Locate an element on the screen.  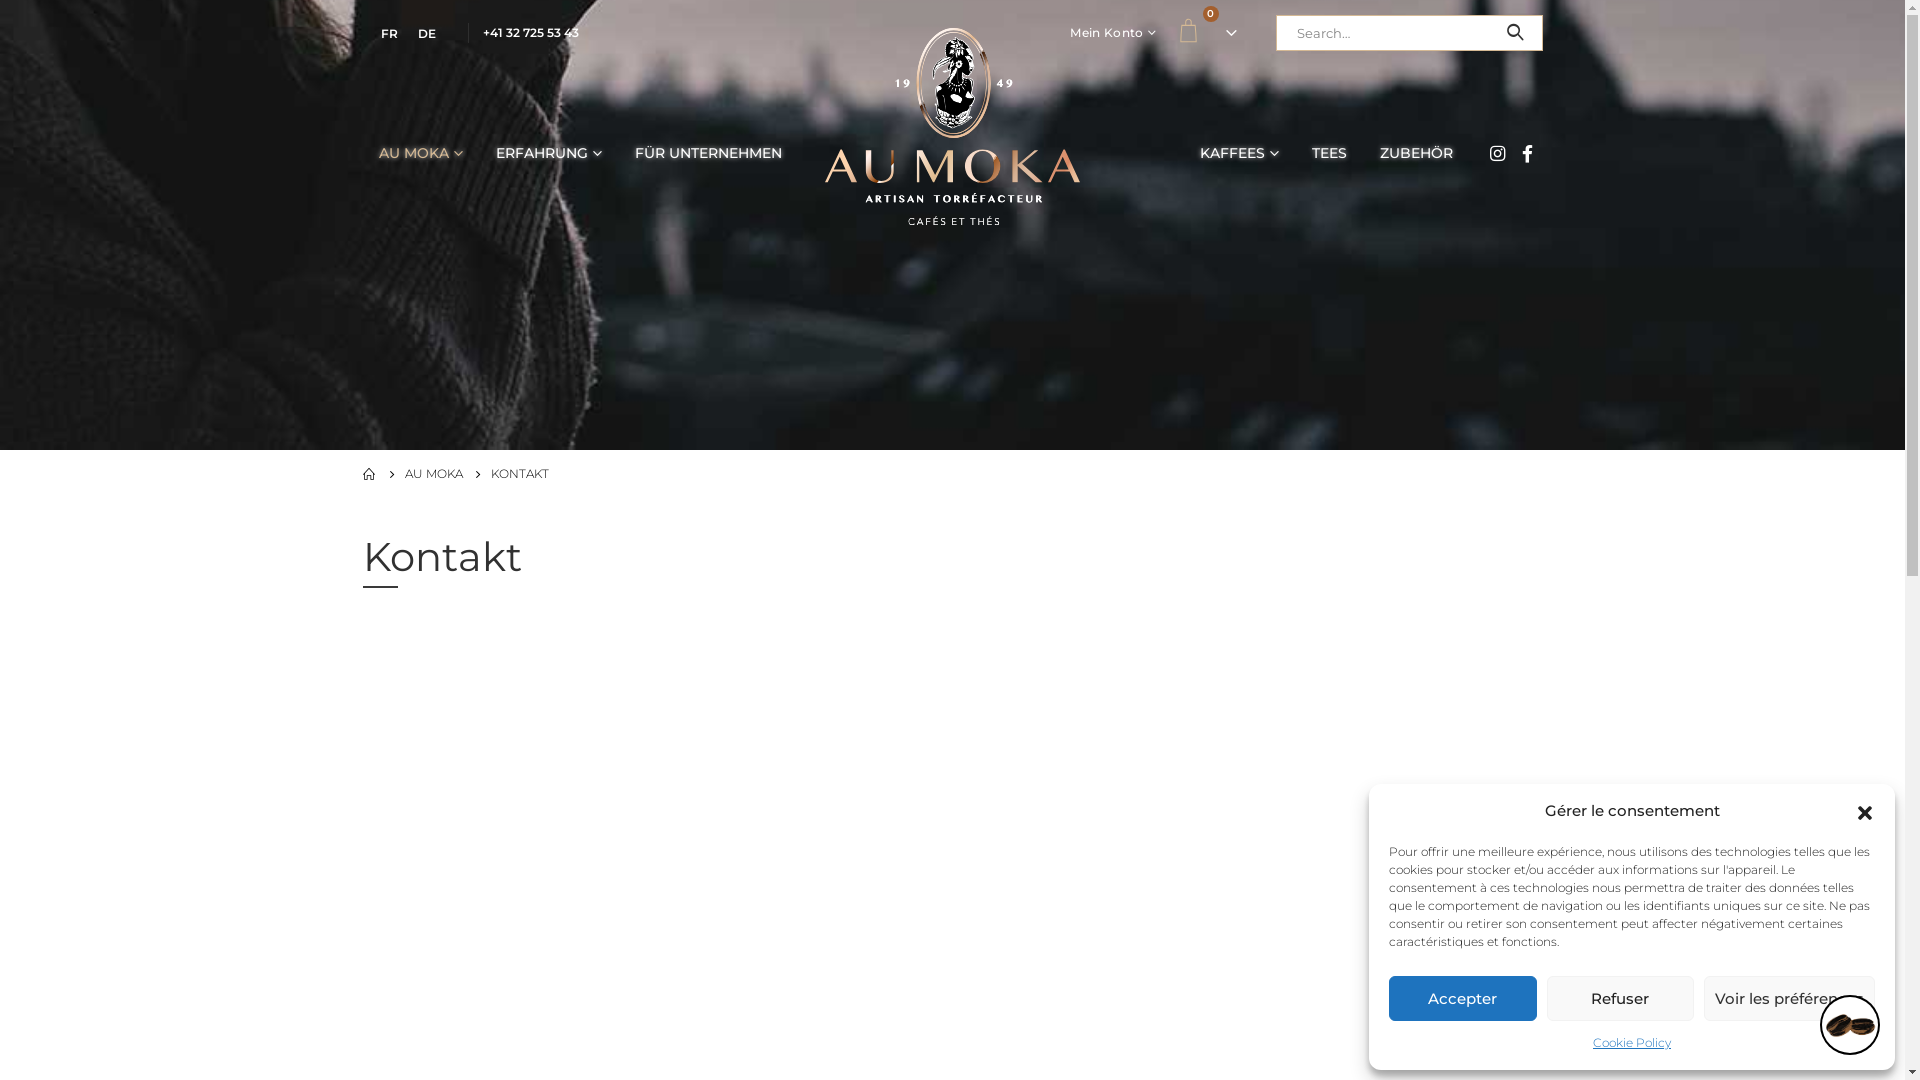
'FR' is located at coordinates (388, 34).